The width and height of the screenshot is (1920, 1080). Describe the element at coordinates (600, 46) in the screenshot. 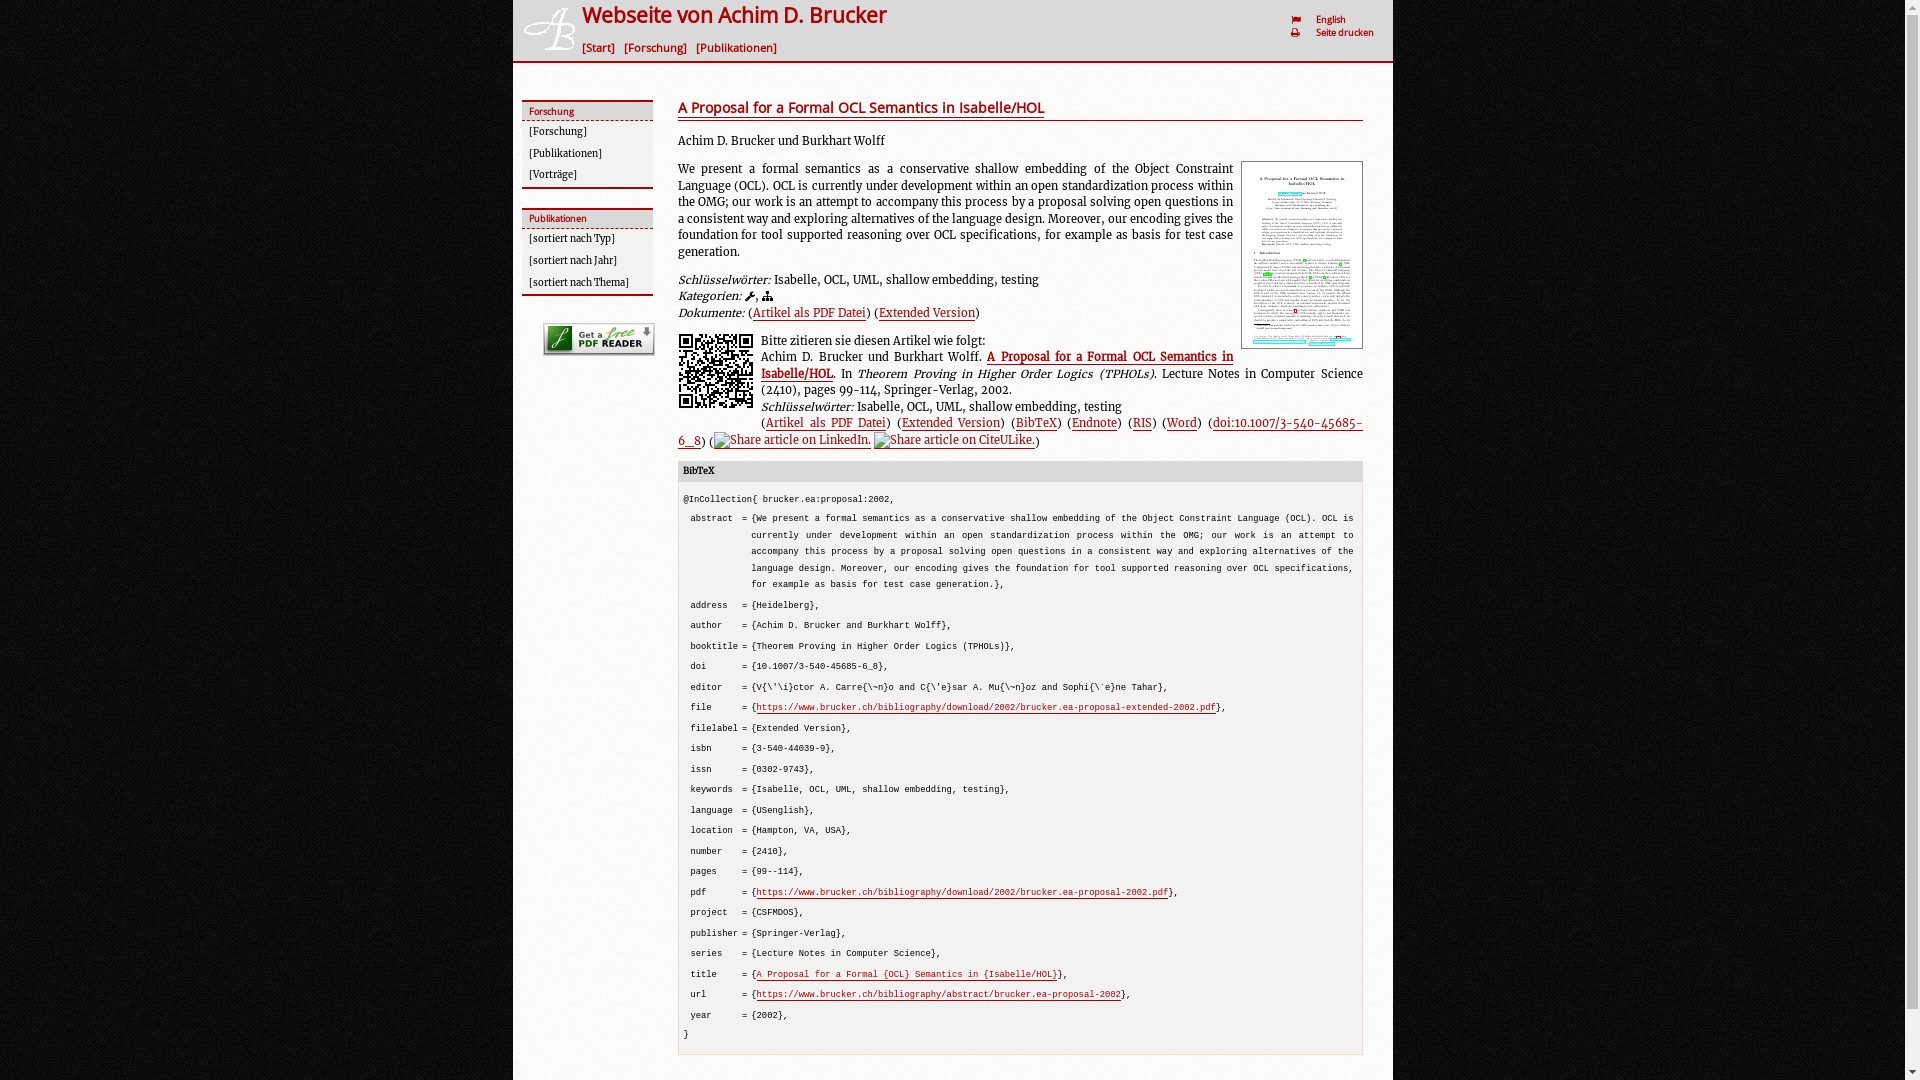

I see `'[Start]'` at that location.